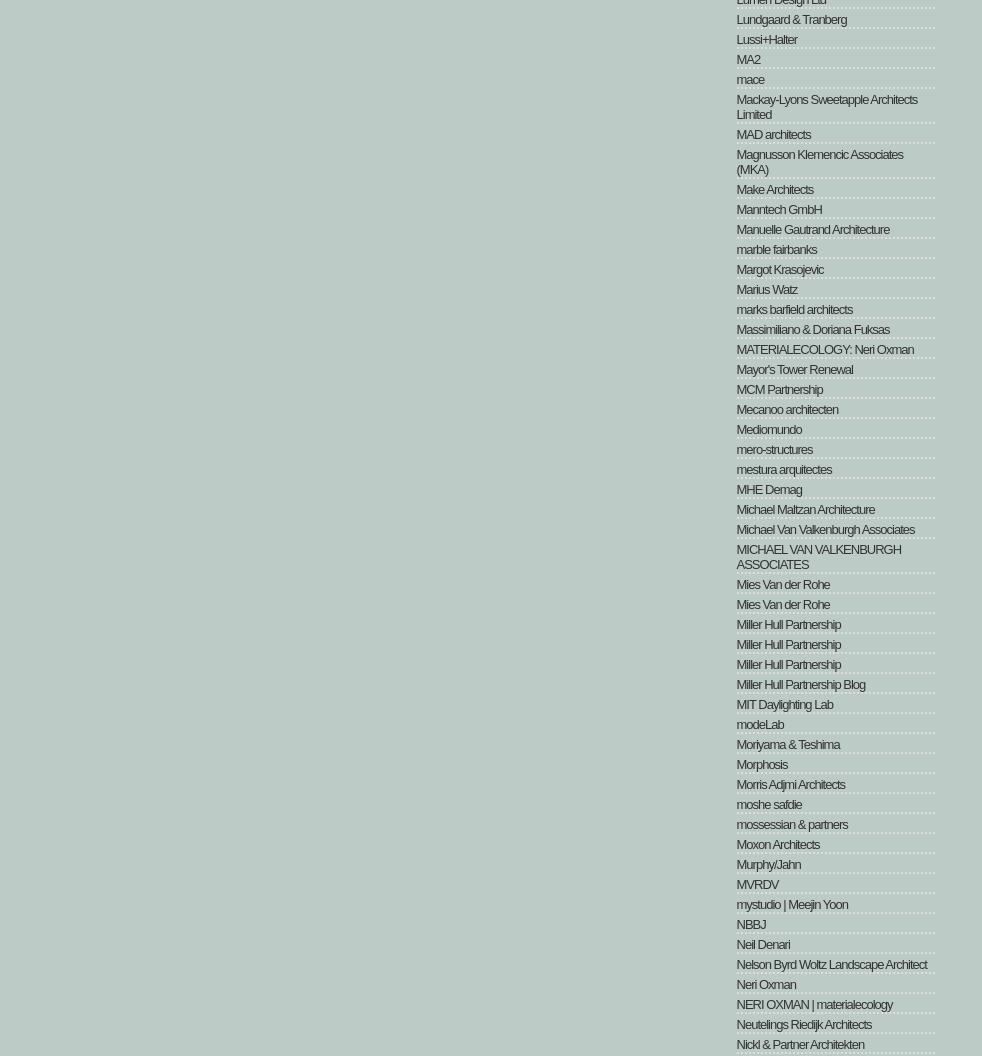 The width and height of the screenshot is (982, 1056). What do you see at coordinates (818, 557) in the screenshot?
I see `'MICHAEL VAN VALKENBURGH ASSOCIATES'` at bounding box center [818, 557].